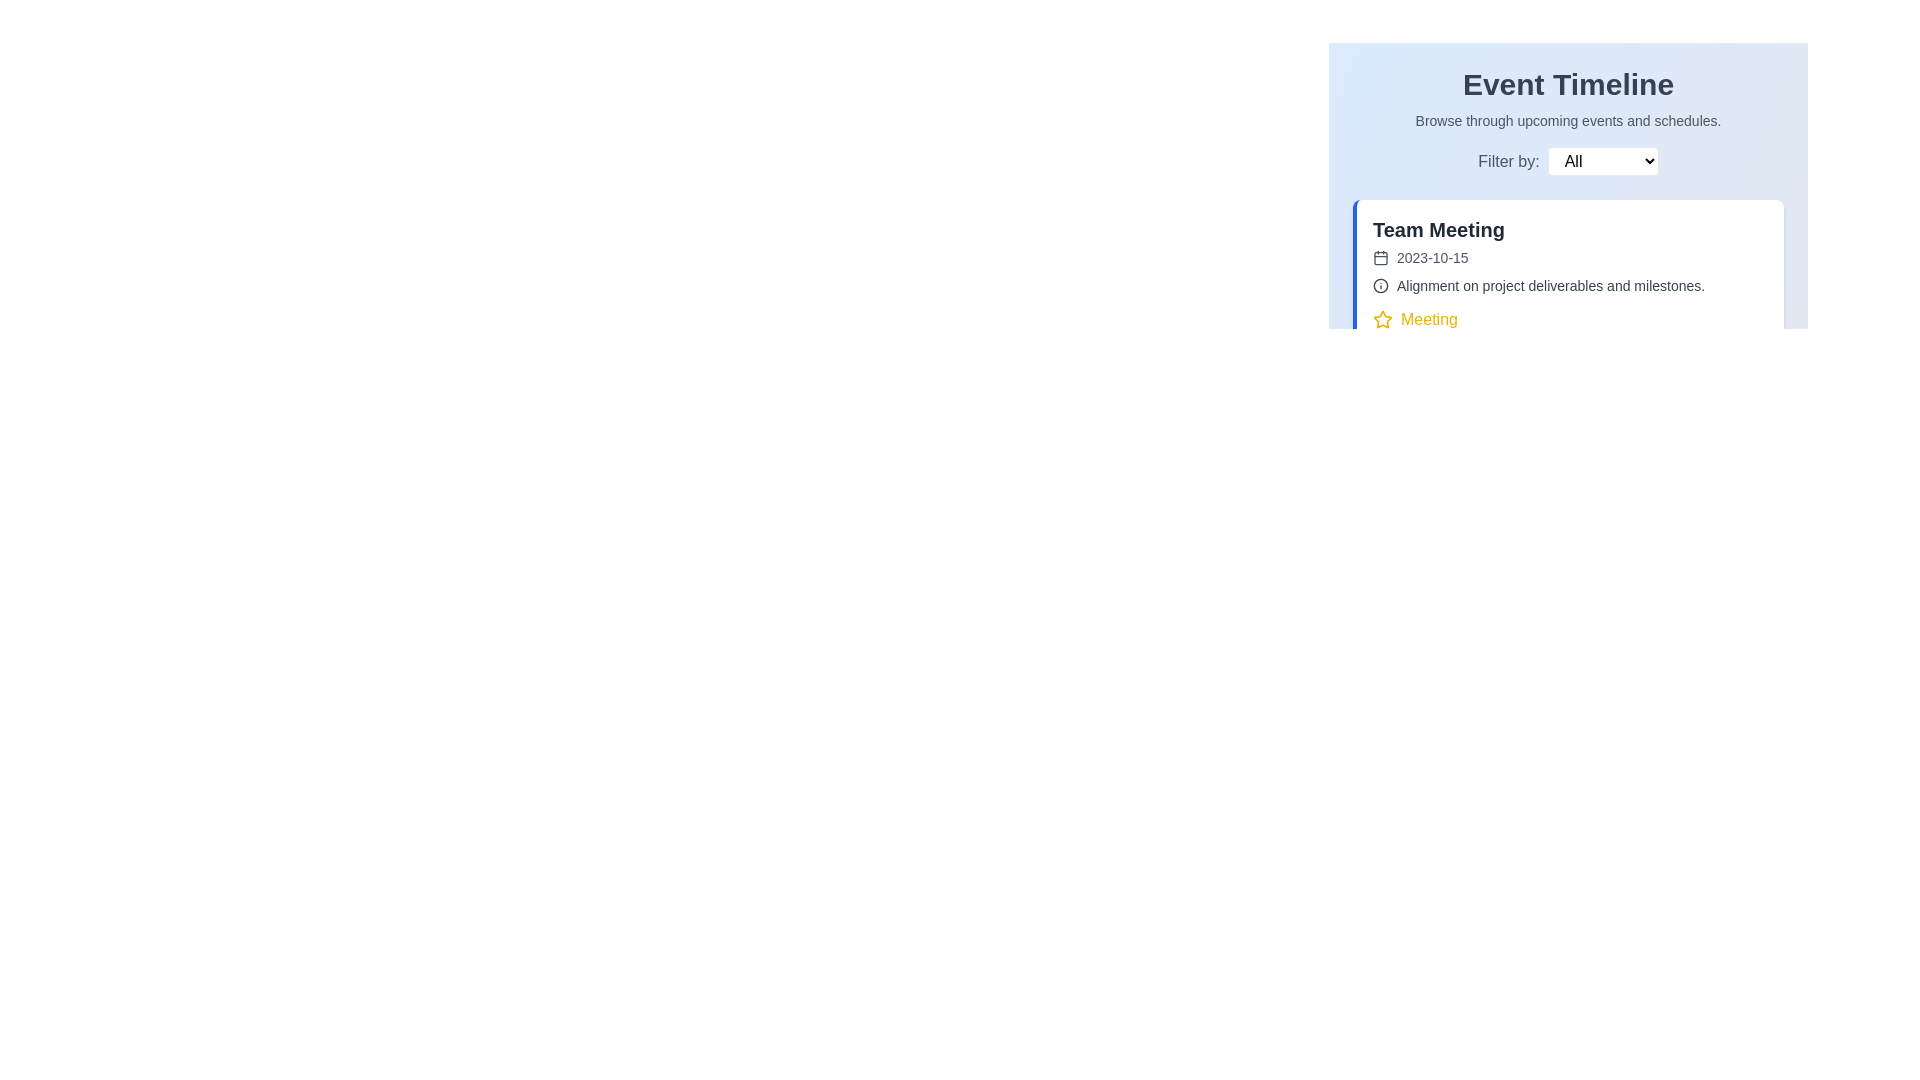 This screenshot has height=1080, width=1920. Describe the element at coordinates (1508, 161) in the screenshot. I see `the 'Filter by:' label, which is a gray textual label positioned to the left of the 'All' dropdown menu in the filter component` at that location.